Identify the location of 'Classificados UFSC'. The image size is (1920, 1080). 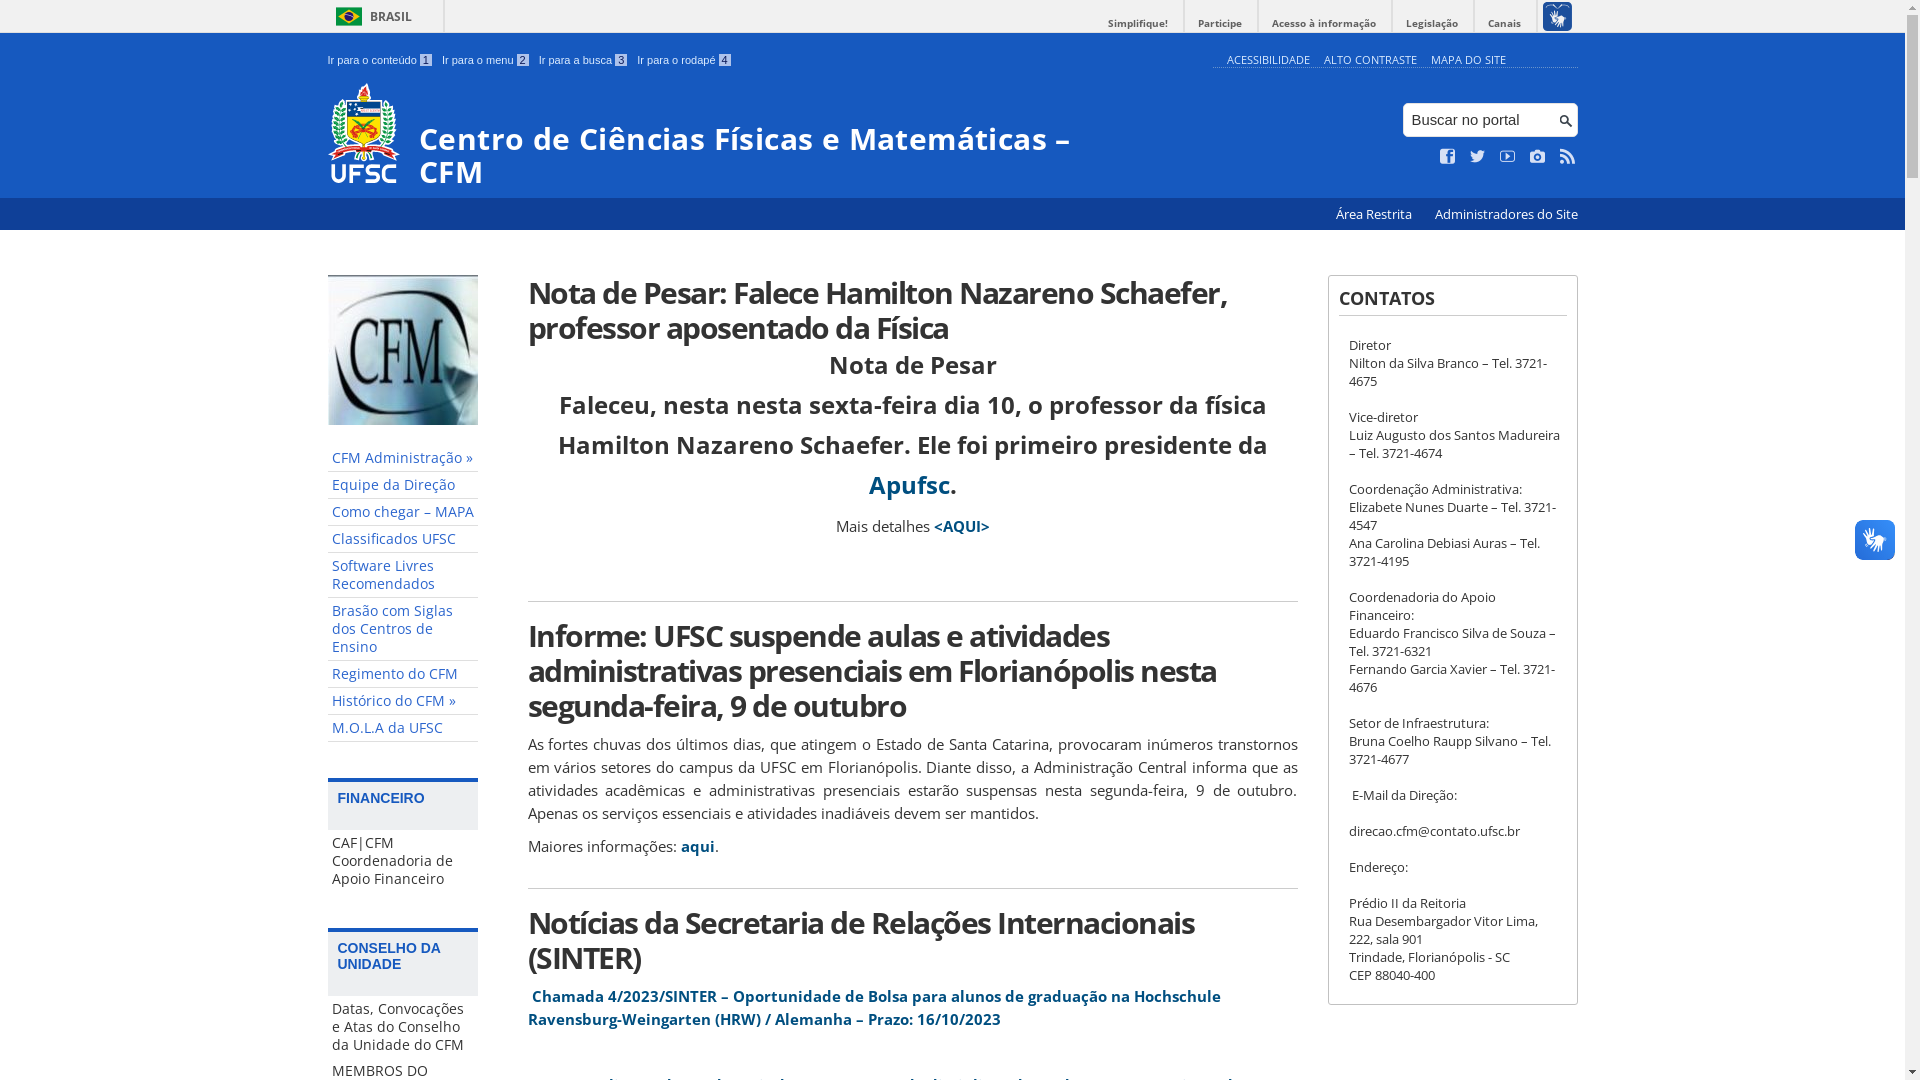
(402, 538).